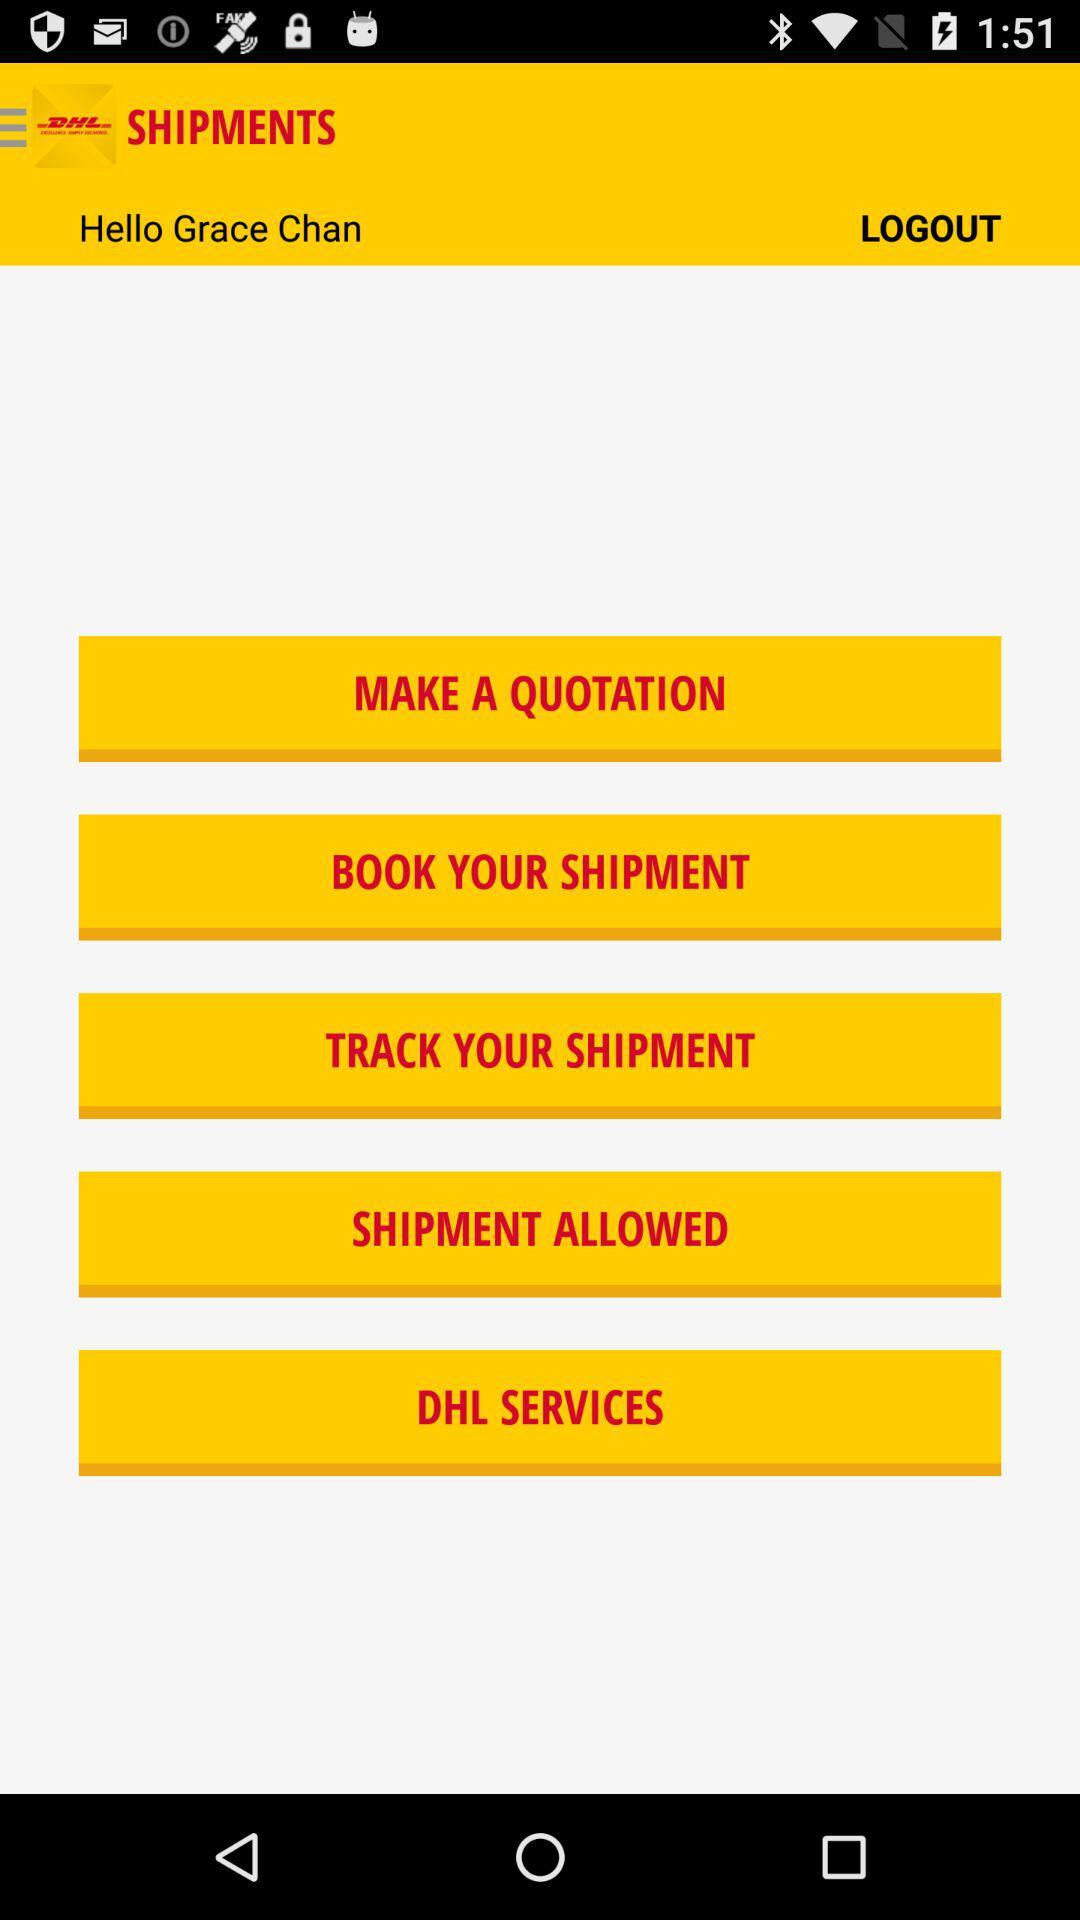  I want to click on logout app, so click(930, 227).